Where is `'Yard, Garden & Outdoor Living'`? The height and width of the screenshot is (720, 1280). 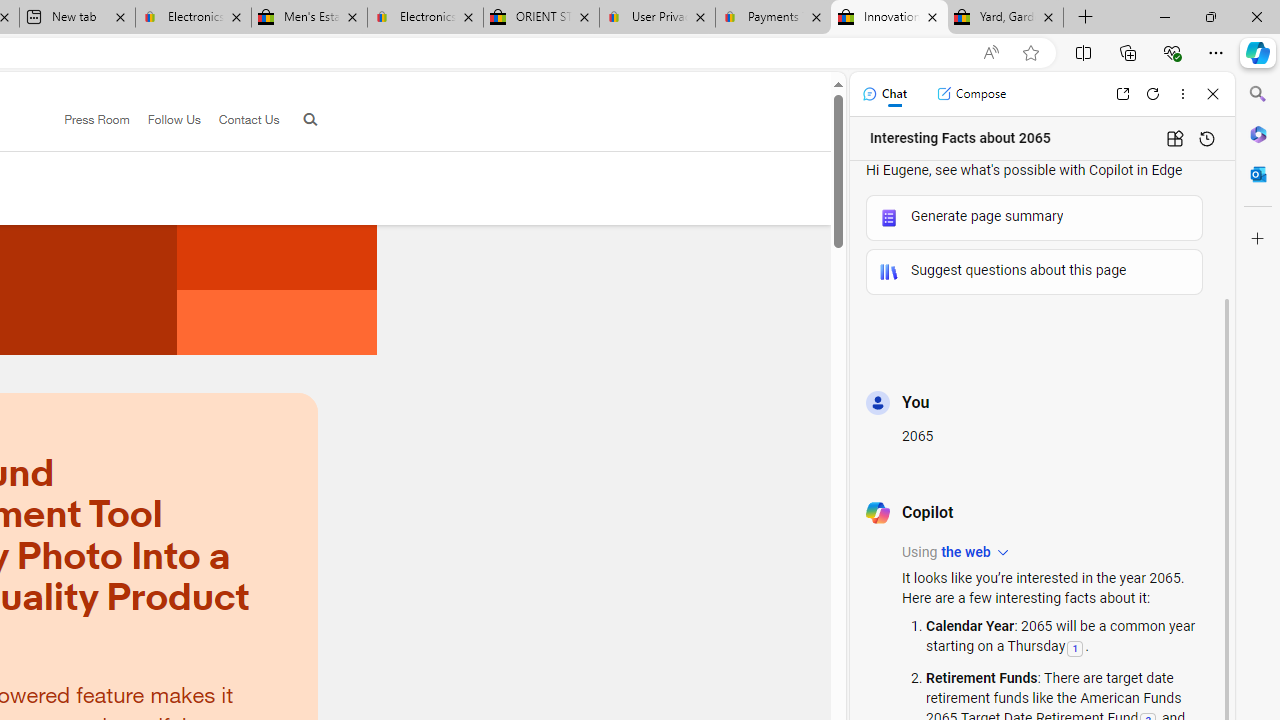
'Yard, Garden & Outdoor Living' is located at coordinates (1006, 17).